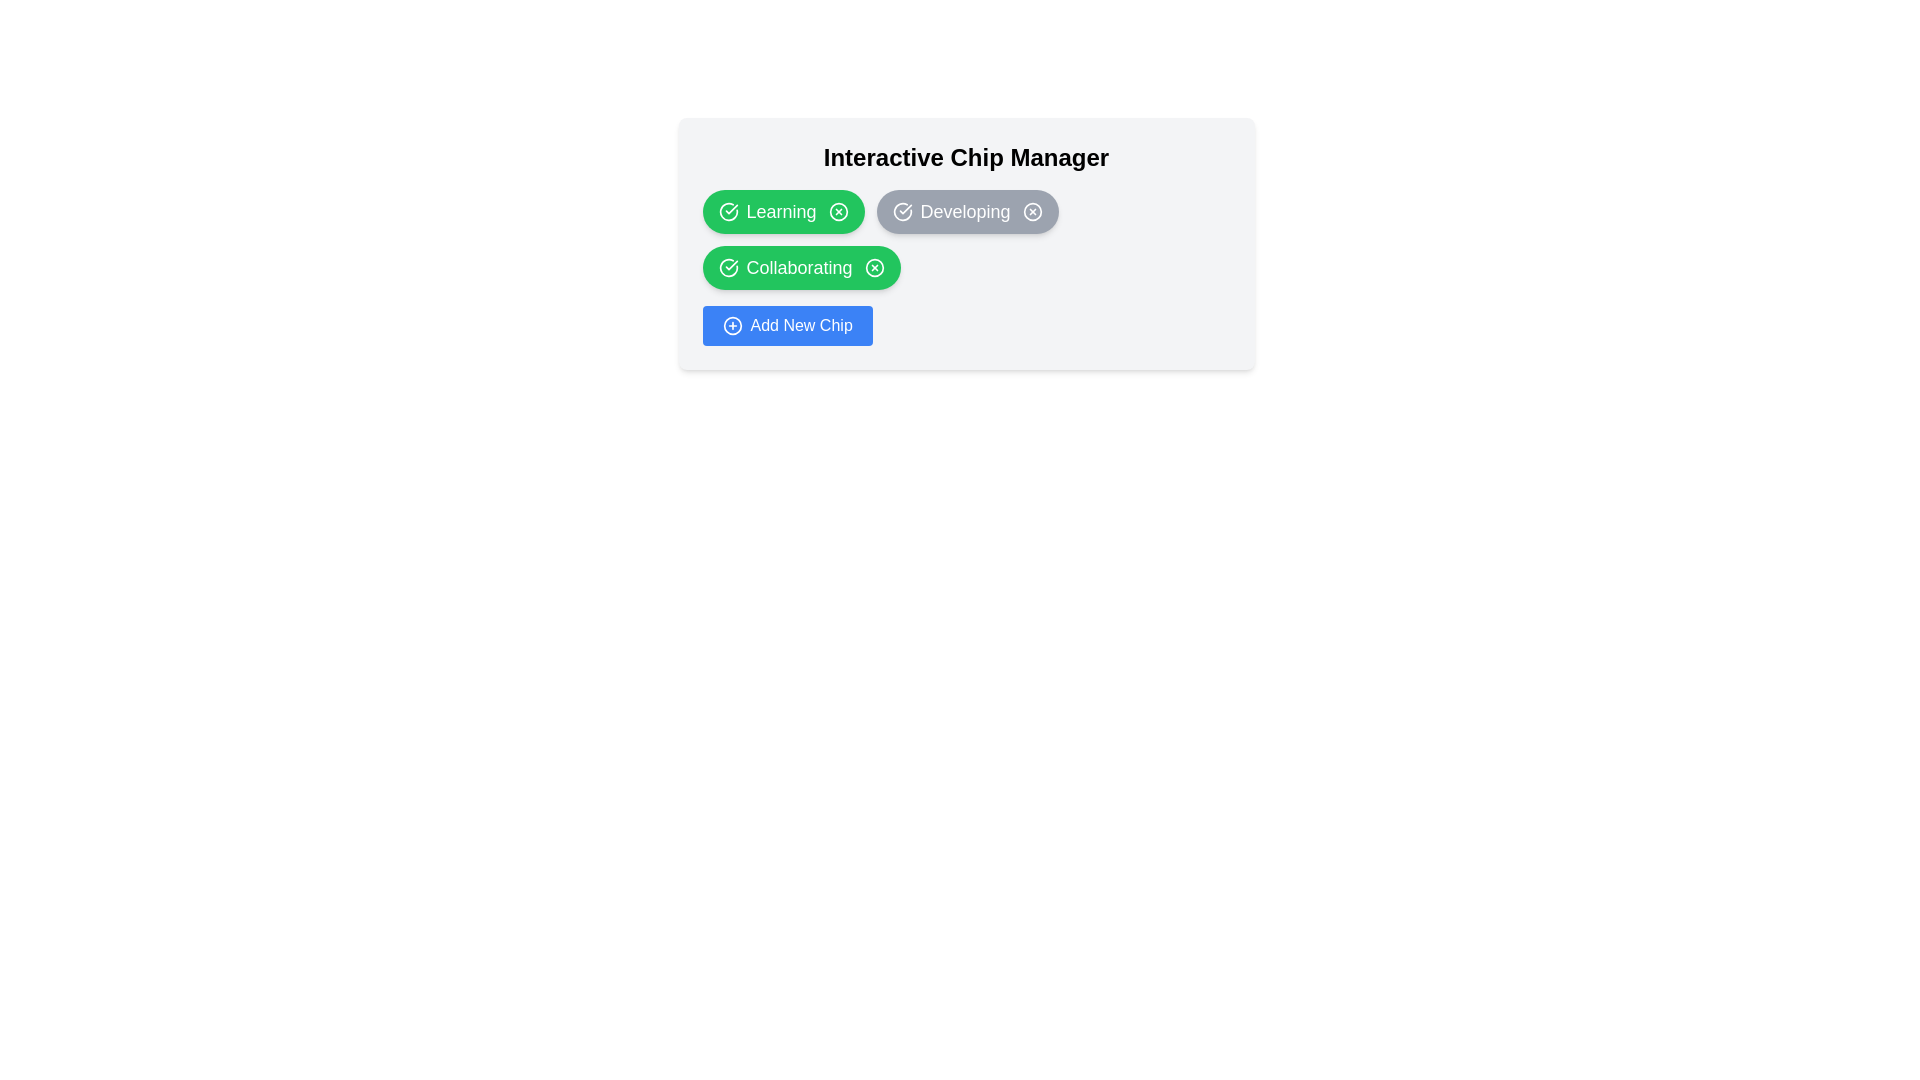  Describe the element at coordinates (727, 212) in the screenshot. I see `the circular green checkmark icon inside the 'Learning' button located at the top of the vertical list of buttons` at that location.